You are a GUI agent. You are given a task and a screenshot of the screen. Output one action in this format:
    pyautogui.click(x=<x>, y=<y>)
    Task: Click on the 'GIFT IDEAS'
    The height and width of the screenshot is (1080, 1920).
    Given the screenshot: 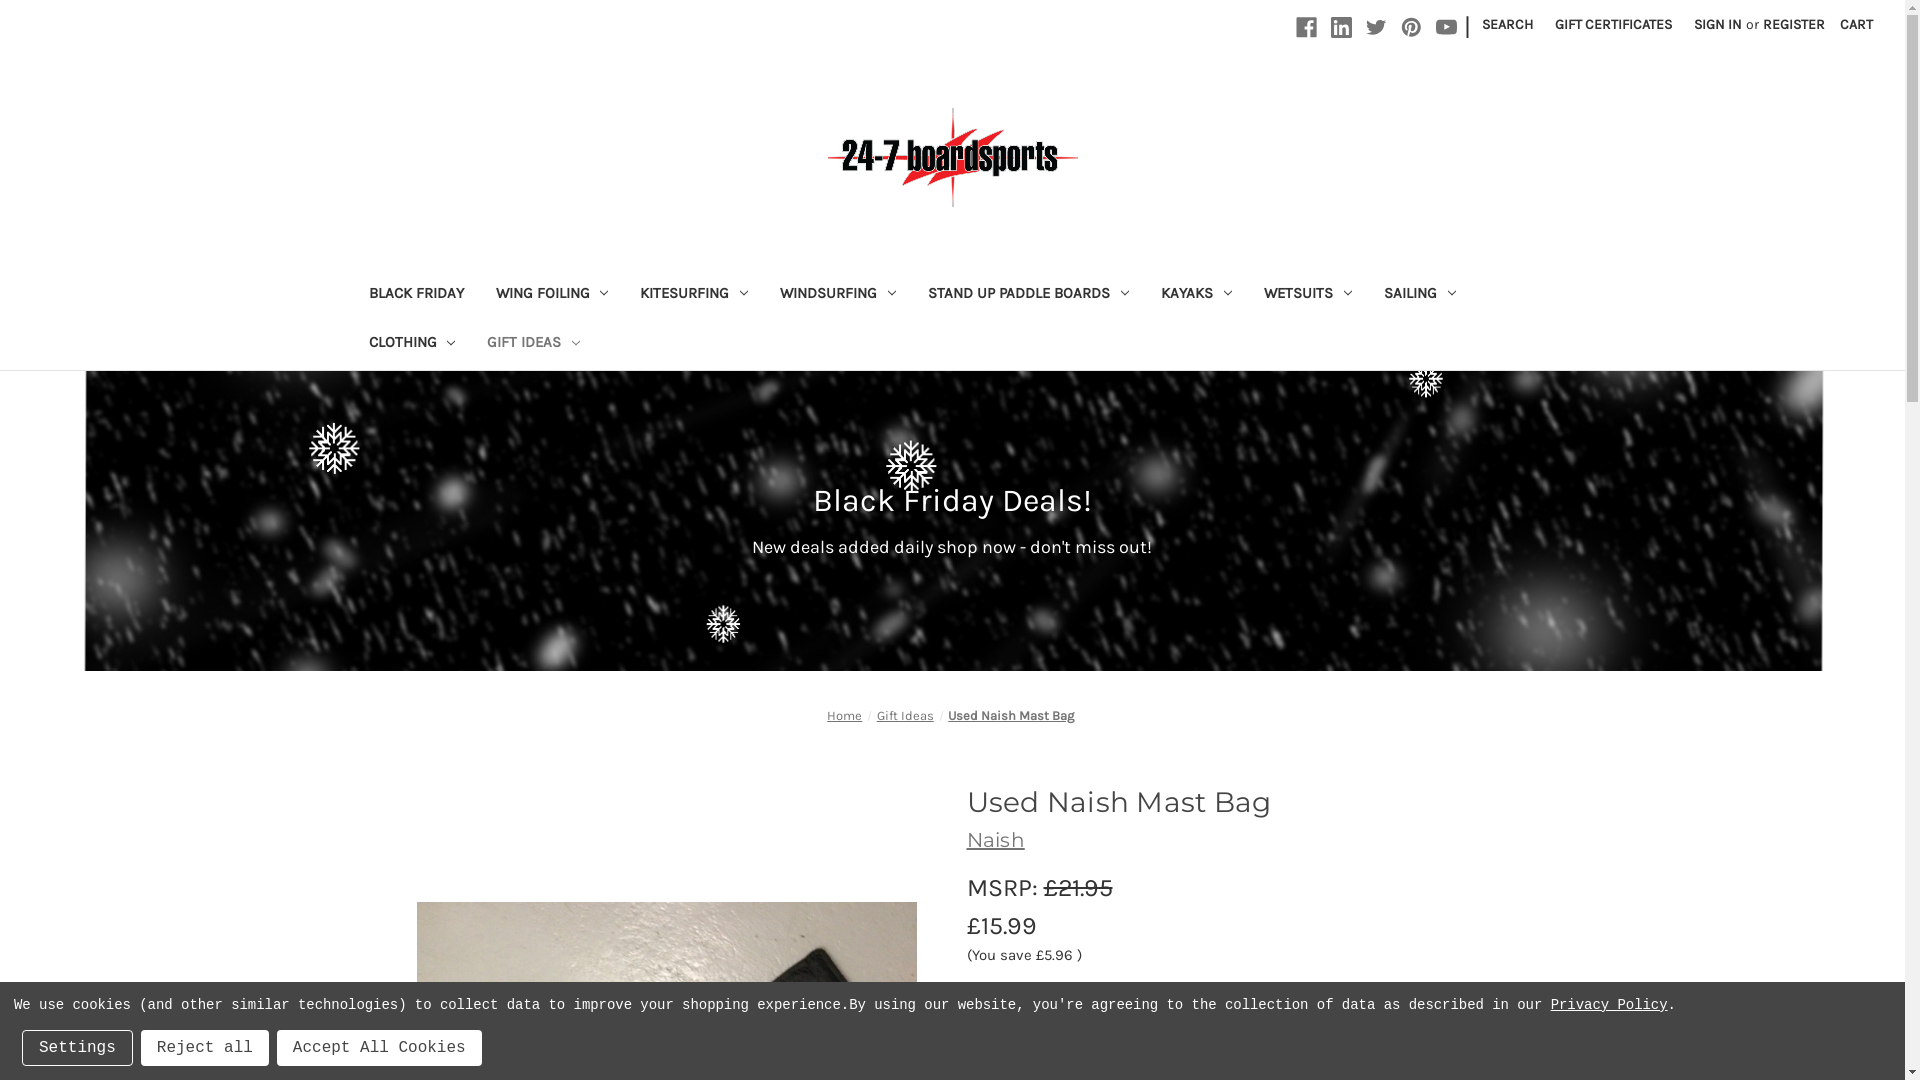 What is the action you would take?
    pyautogui.click(x=533, y=343)
    